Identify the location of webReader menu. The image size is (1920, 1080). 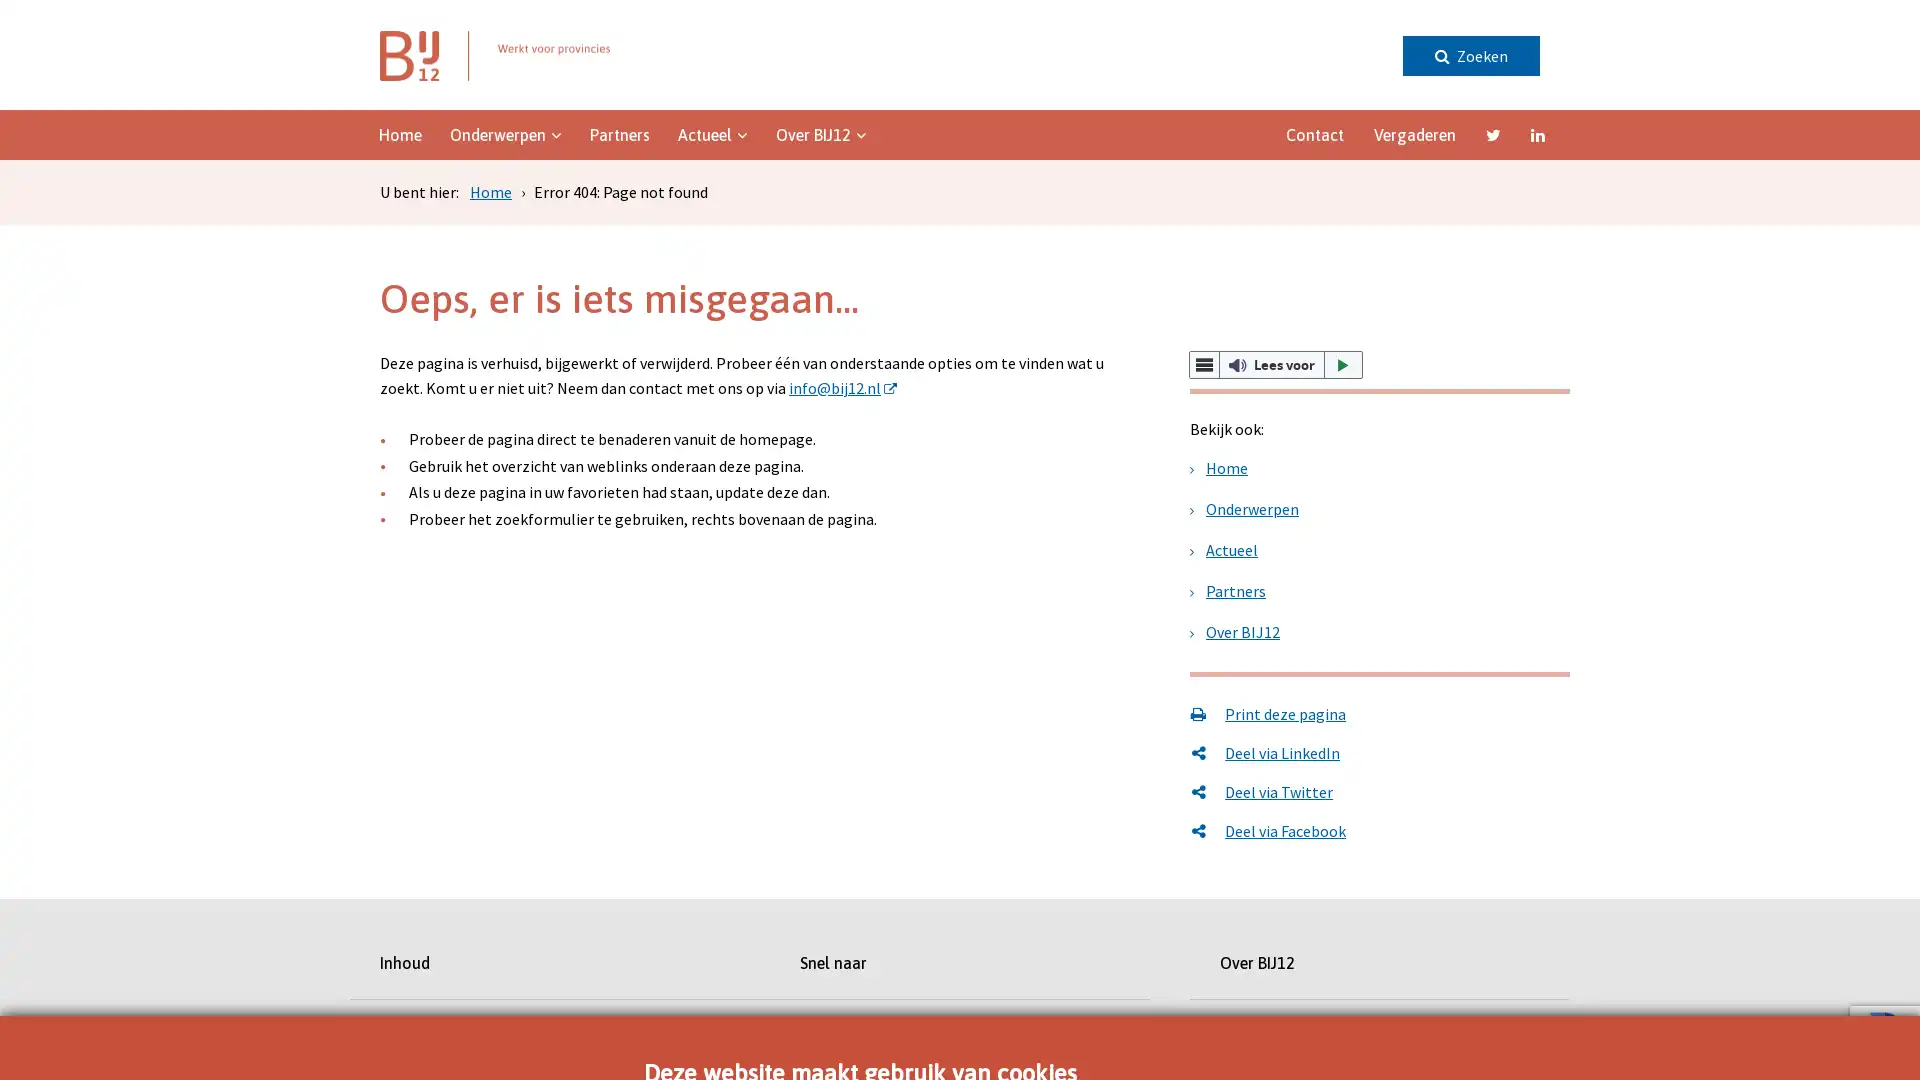
(1203, 365).